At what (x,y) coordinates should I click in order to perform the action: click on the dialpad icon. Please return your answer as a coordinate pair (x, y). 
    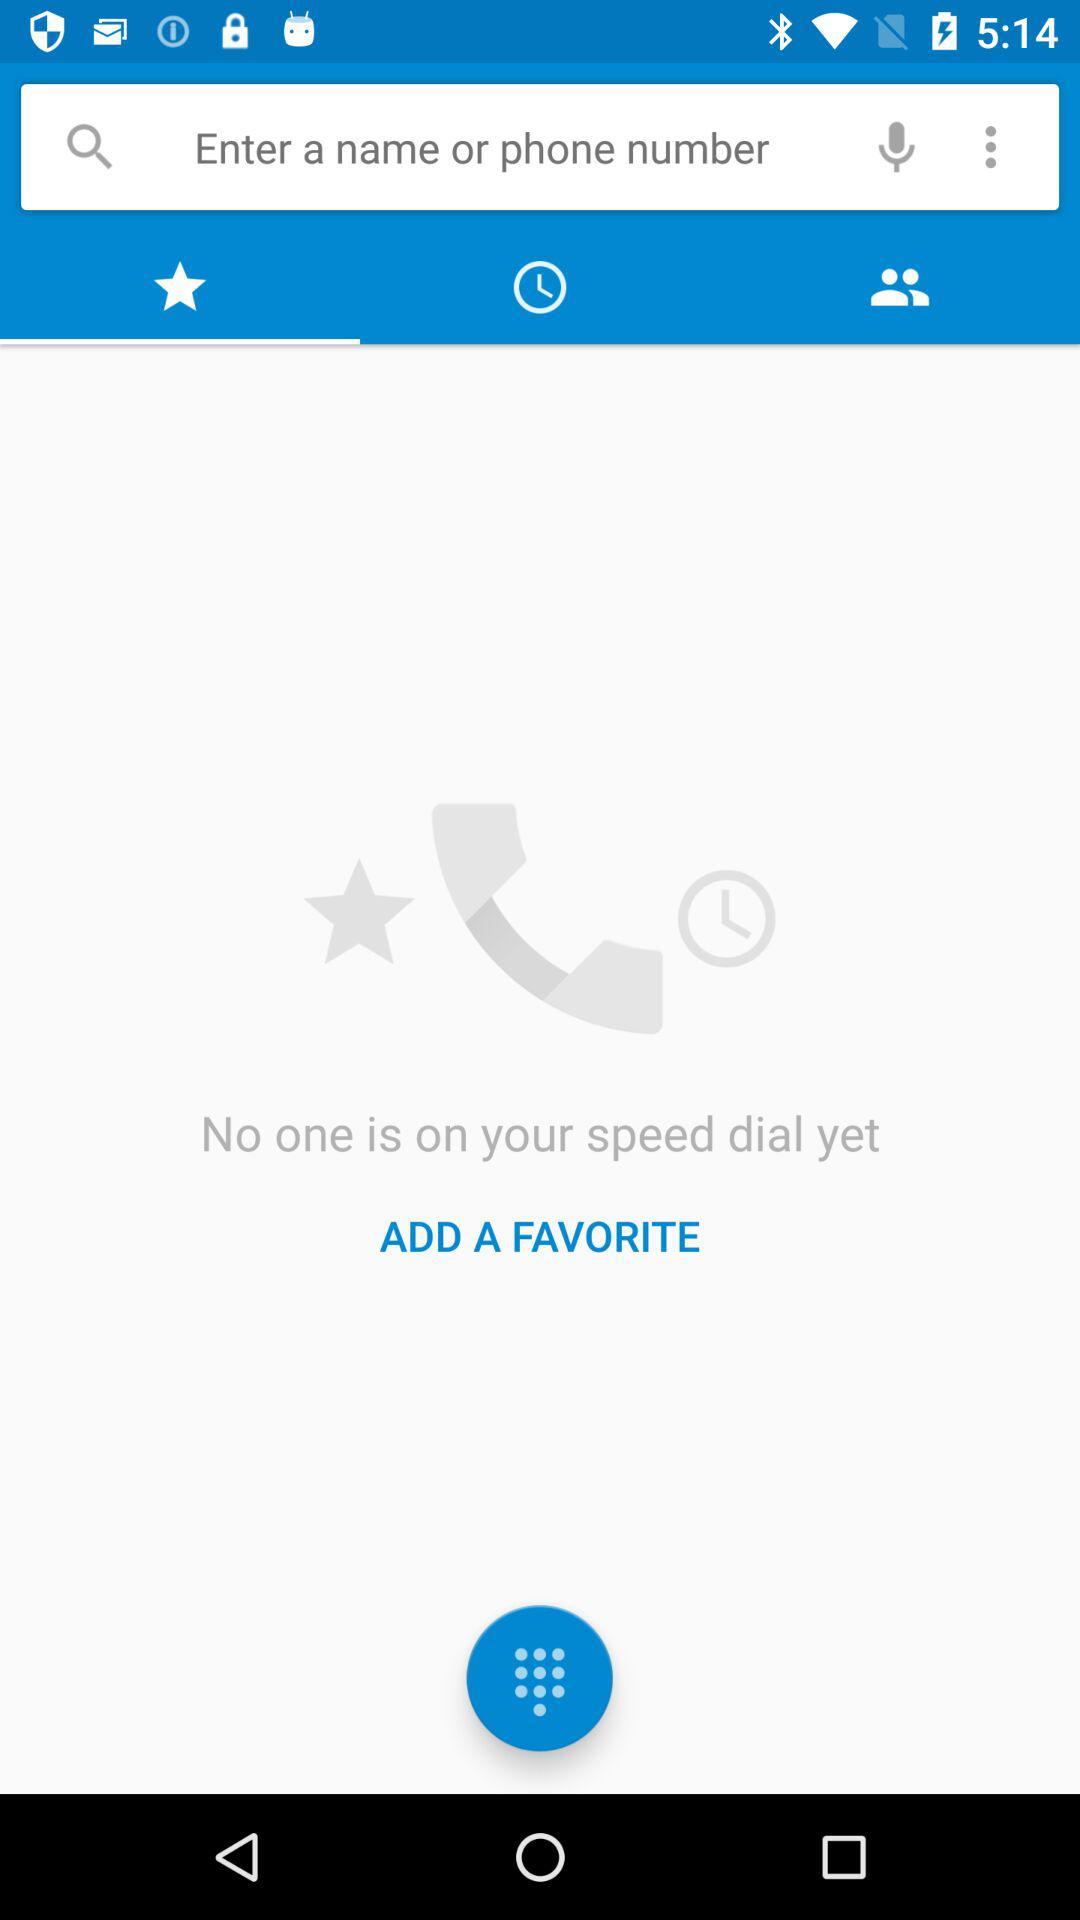
    Looking at the image, I should click on (540, 1678).